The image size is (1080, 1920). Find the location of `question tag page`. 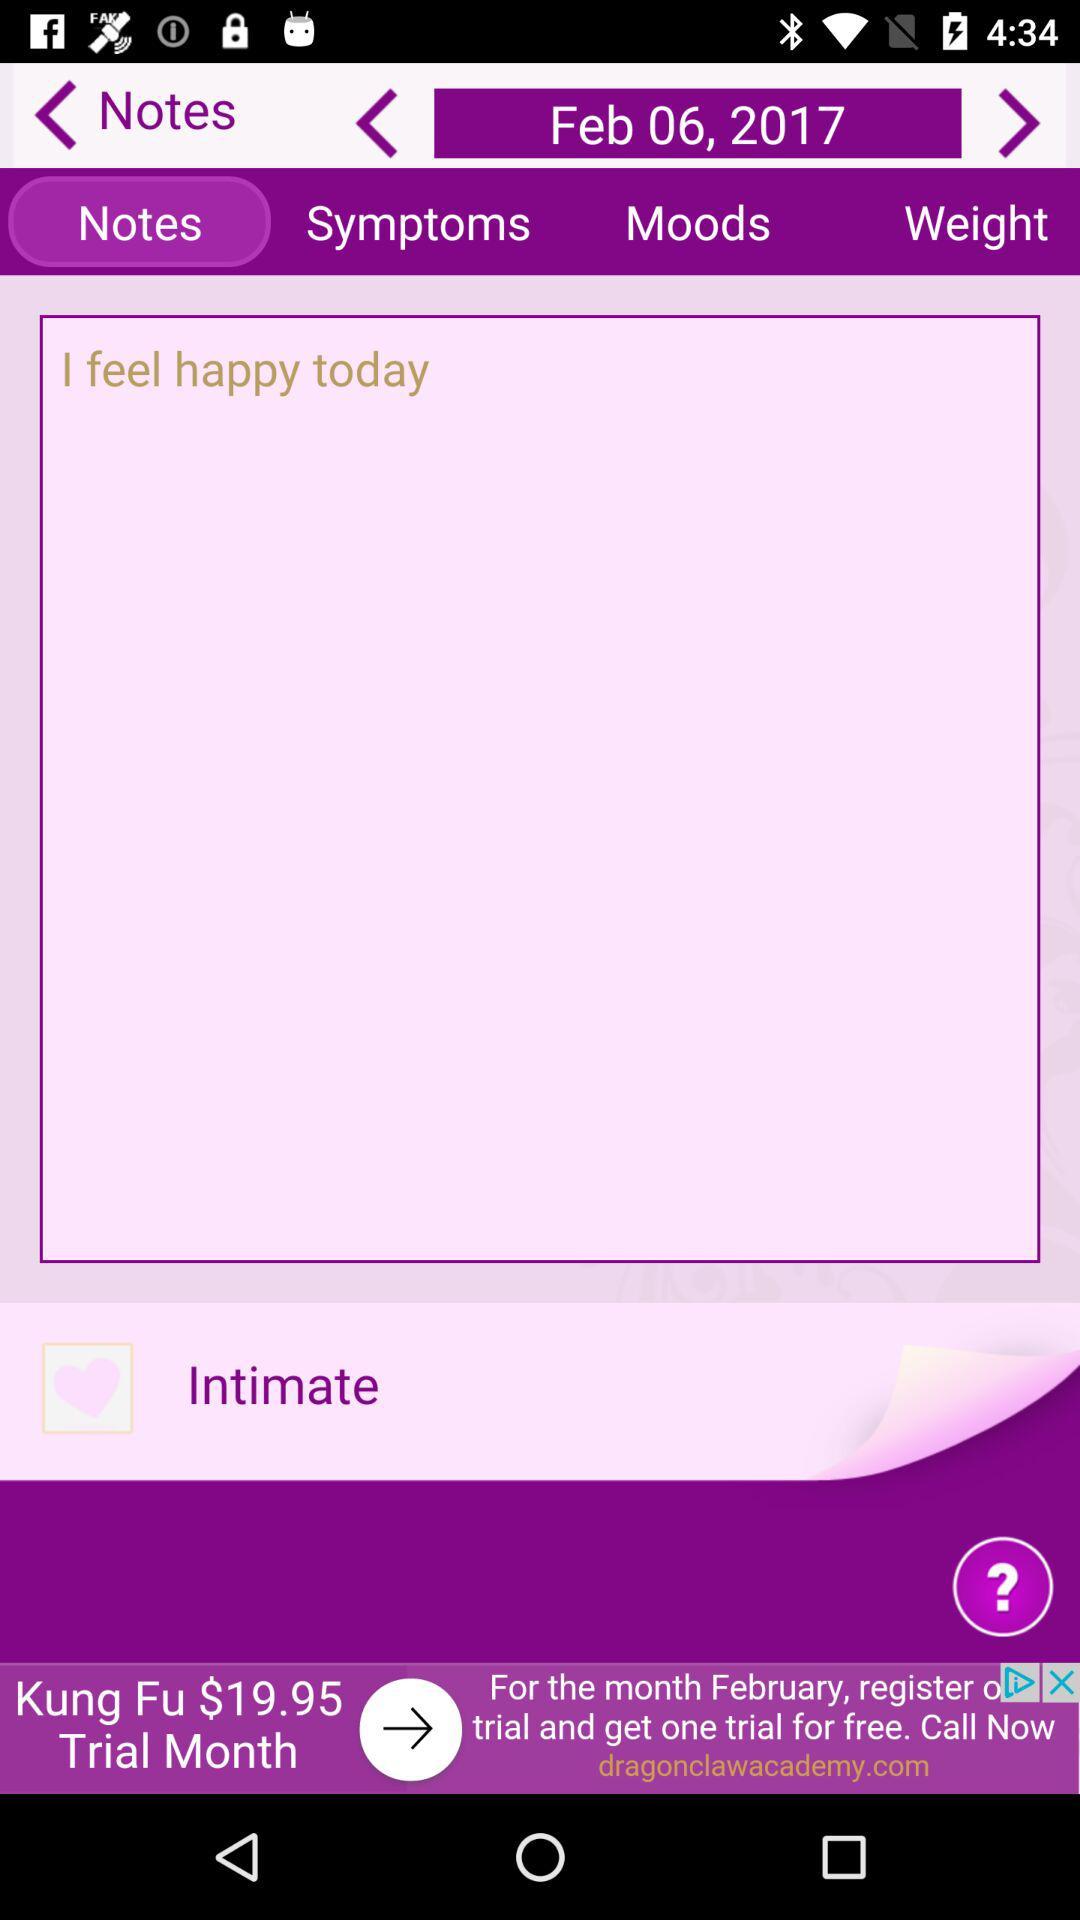

question tag page is located at coordinates (1003, 1584).